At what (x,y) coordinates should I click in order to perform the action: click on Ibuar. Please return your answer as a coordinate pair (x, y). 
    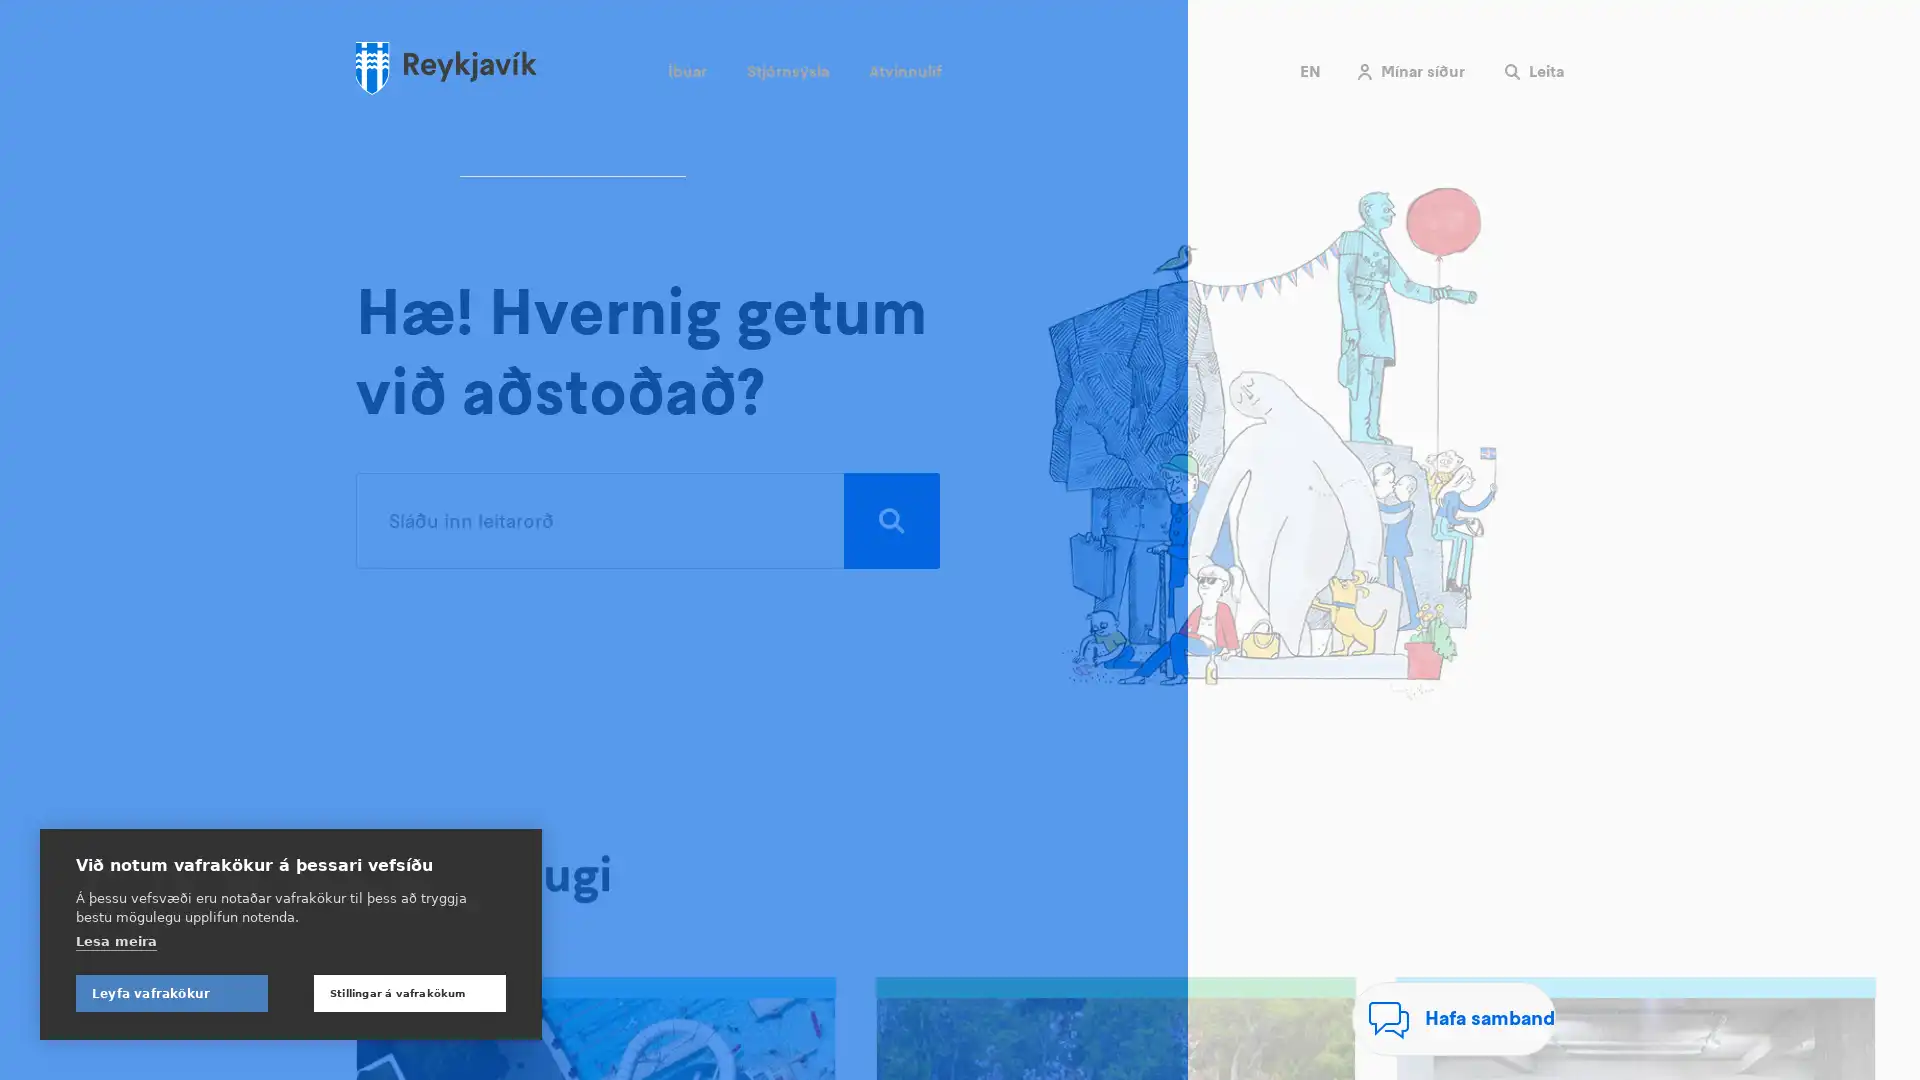
    Looking at the image, I should click on (687, 67).